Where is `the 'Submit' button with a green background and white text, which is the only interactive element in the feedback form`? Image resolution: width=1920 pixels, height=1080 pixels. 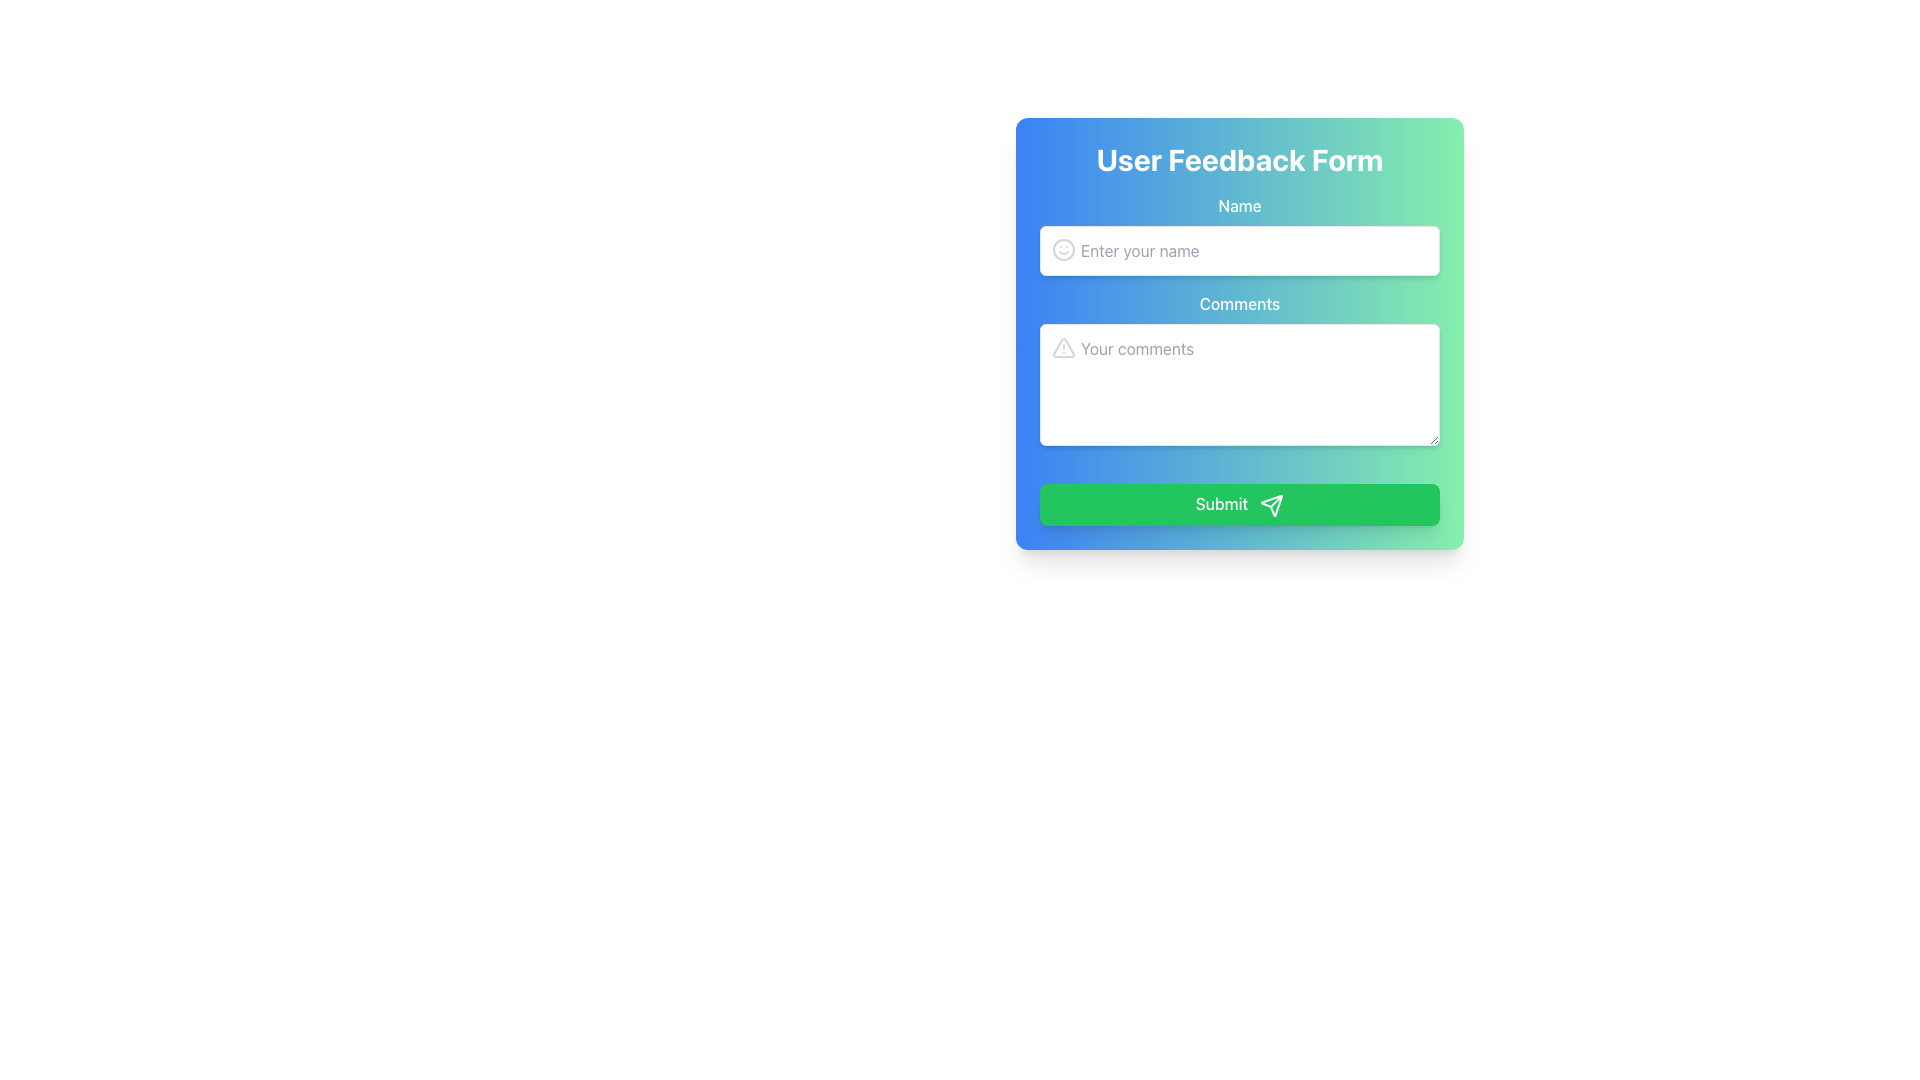
the 'Submit' button with a green background and white text, which is the only interactive element in the feedback form is located at coordinates (1238, 503).